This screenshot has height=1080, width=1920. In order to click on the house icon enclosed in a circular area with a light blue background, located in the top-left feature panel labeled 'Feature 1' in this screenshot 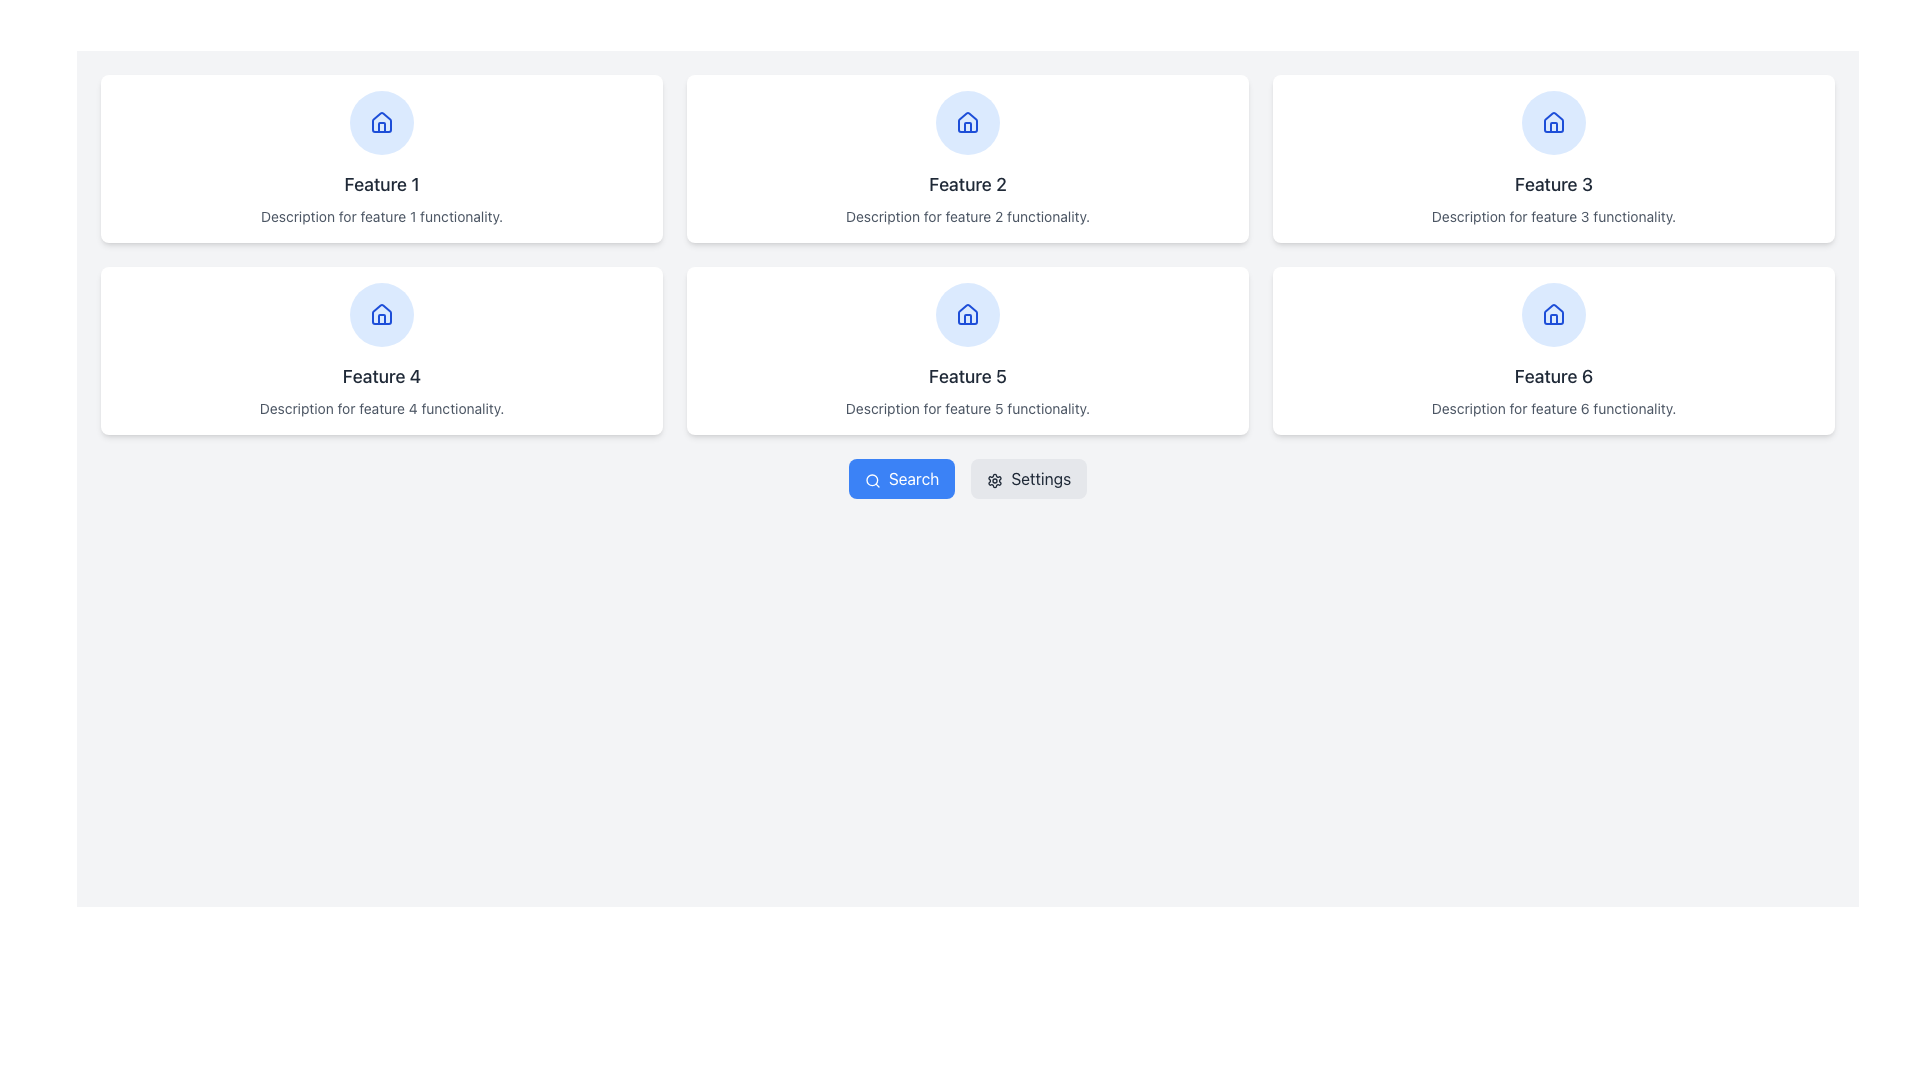, I will do `click(382, 123)`.